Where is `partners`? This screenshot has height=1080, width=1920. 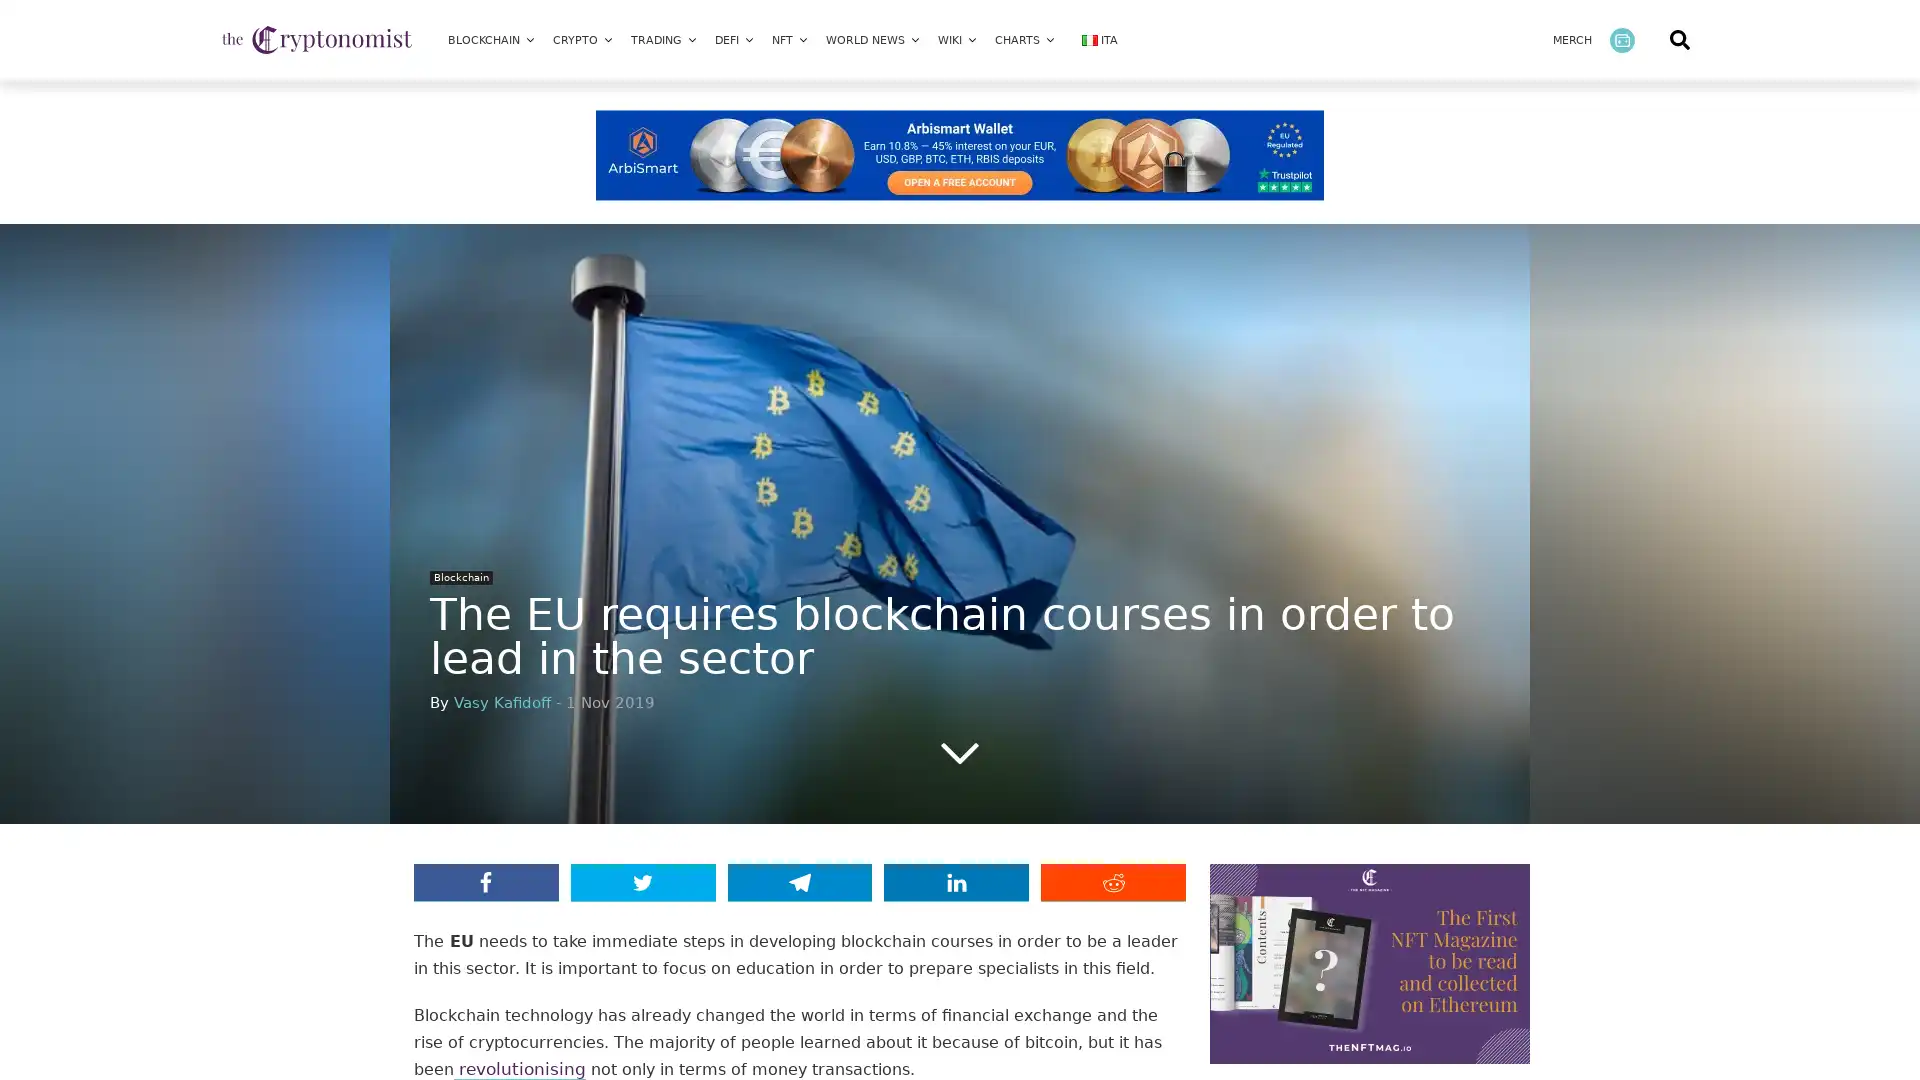
partners is located at coordinates (320, 821).